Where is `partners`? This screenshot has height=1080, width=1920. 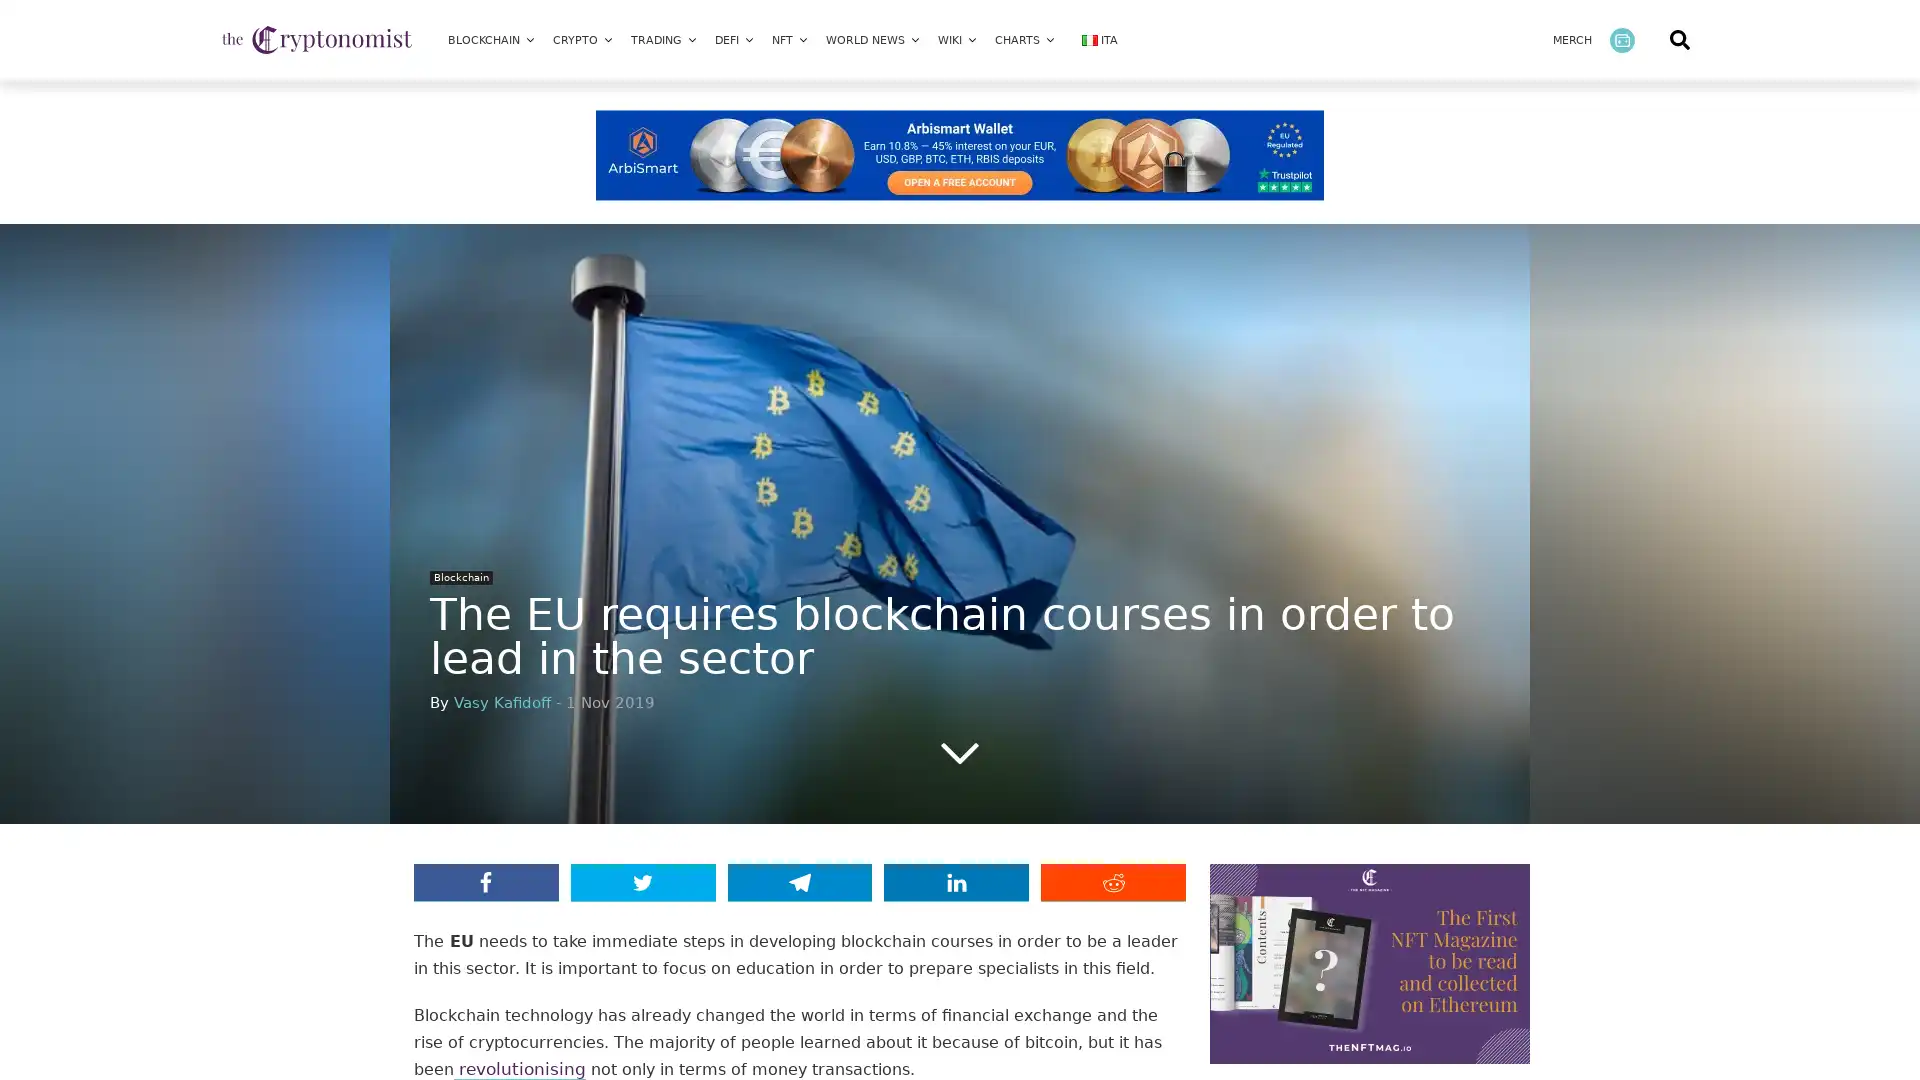
partners is located at coordinates (320, 821).